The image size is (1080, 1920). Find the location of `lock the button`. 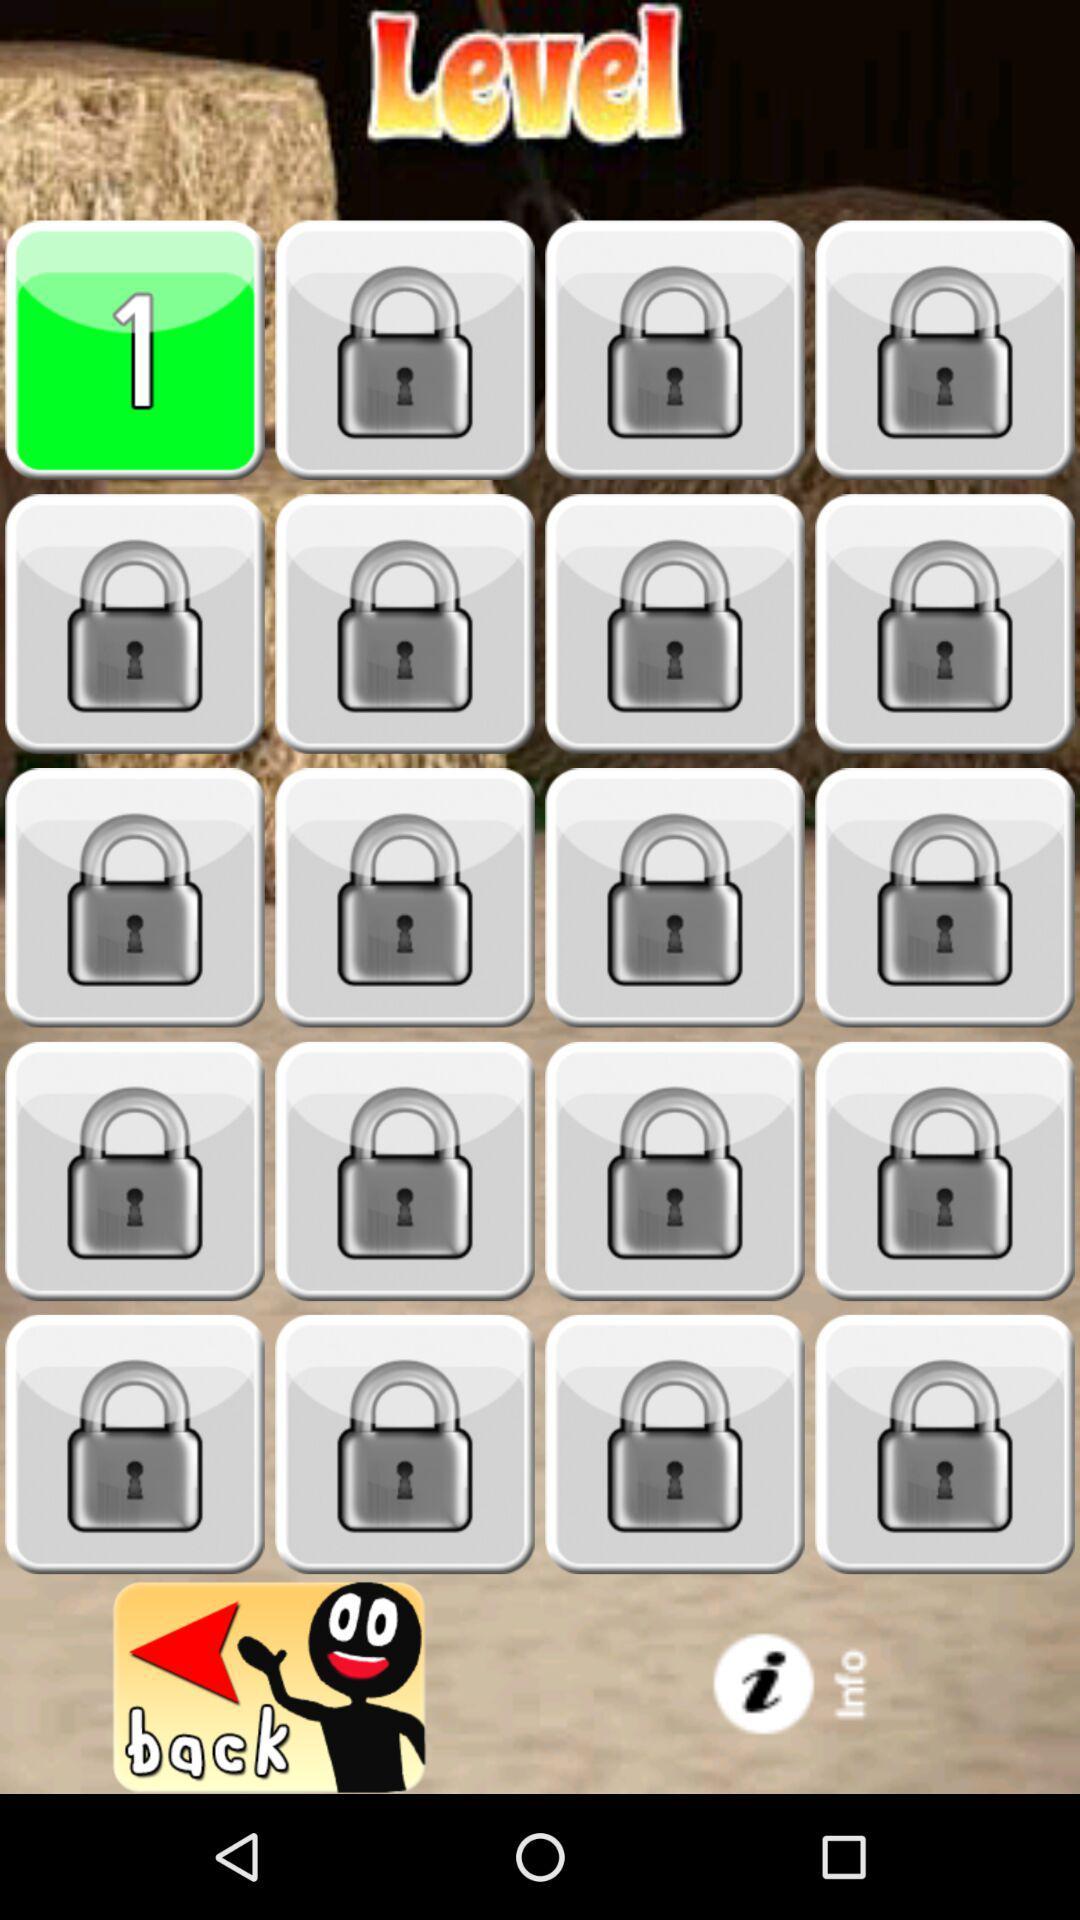

lock the button is located at coordinates (405, 1444).